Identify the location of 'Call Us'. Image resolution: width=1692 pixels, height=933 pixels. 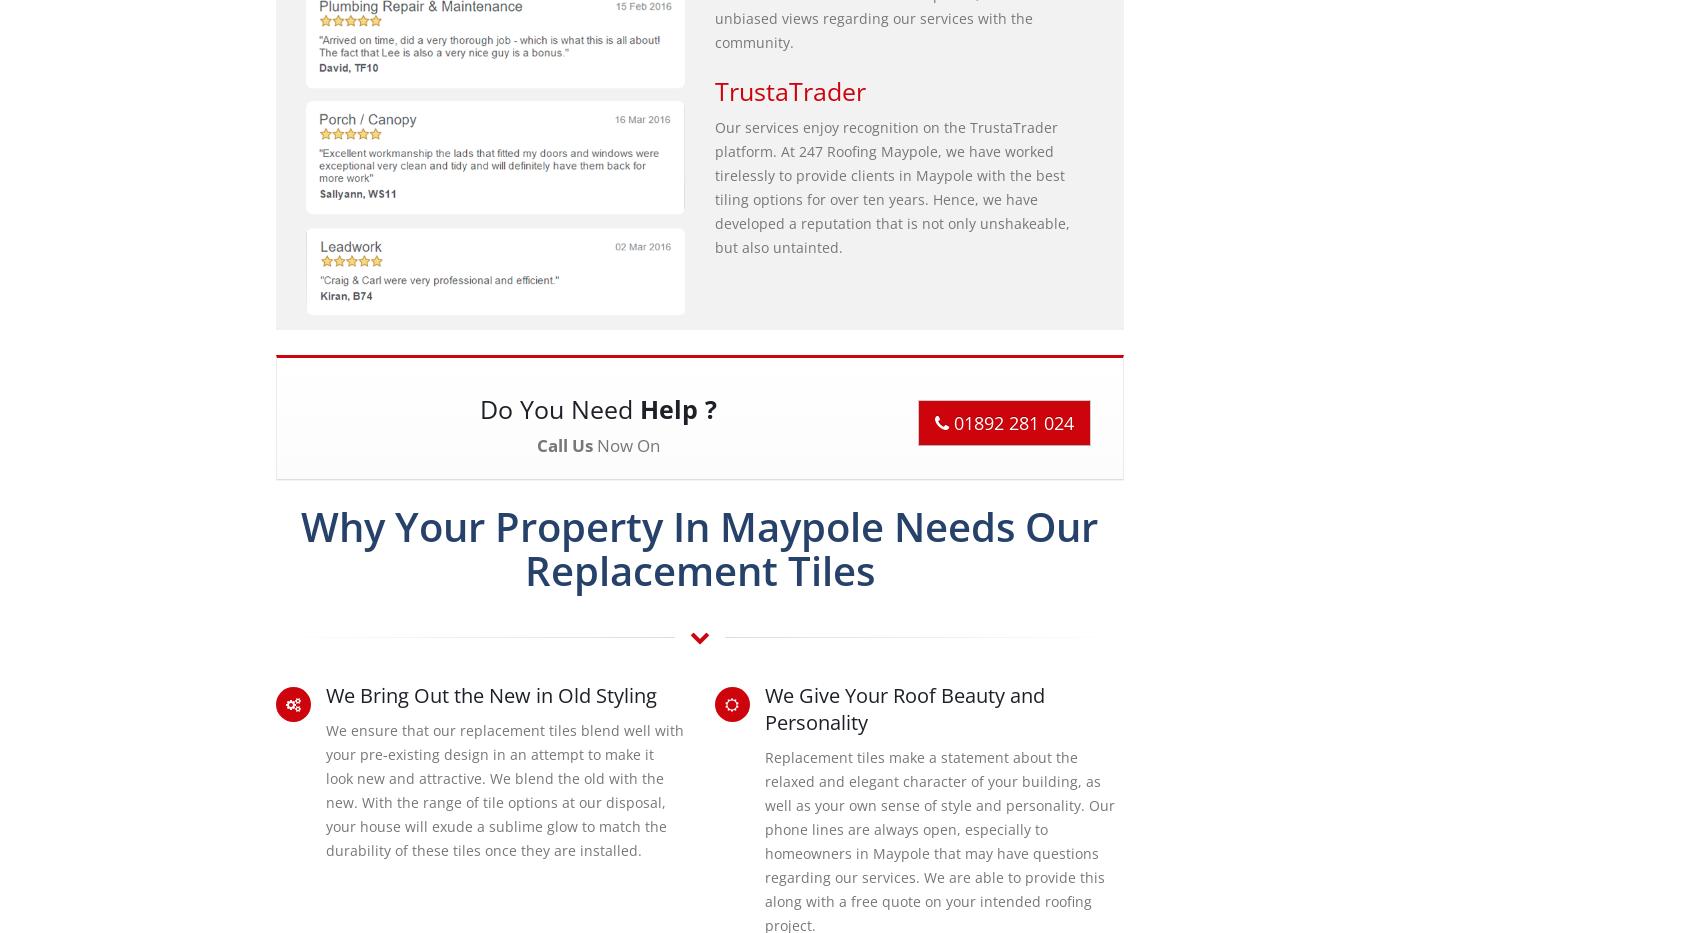
(563, 443).